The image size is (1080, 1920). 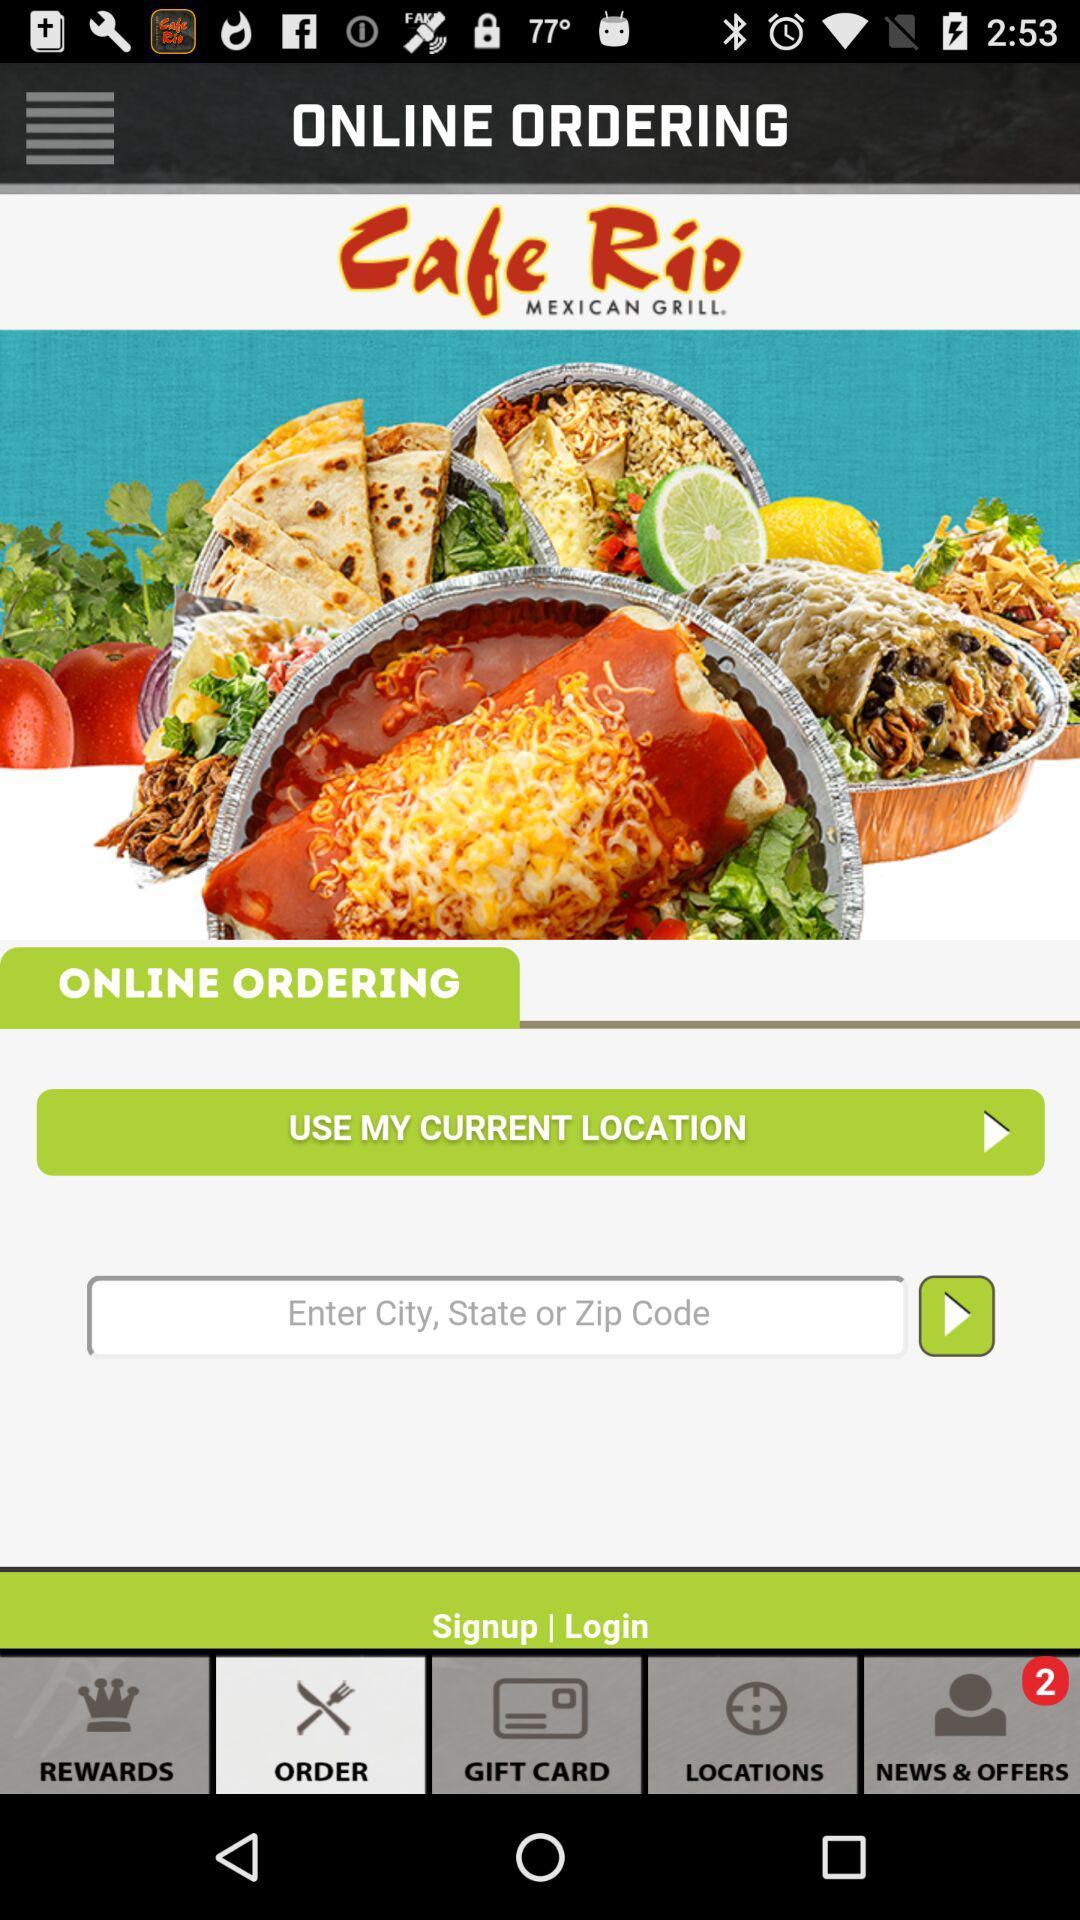 I want to click on the menu icon, so click(x=69, y=136).